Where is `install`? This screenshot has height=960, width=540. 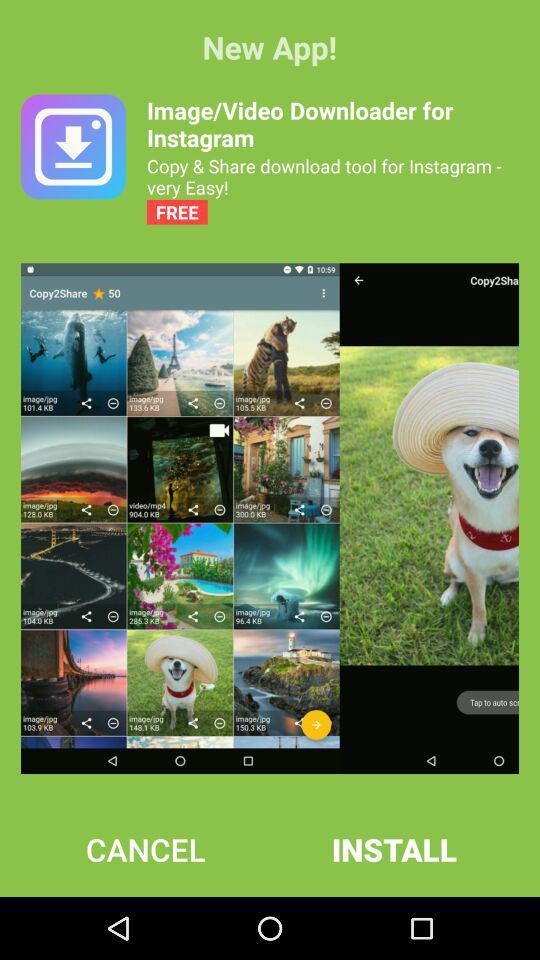
install is located at coordinates (394, 848).